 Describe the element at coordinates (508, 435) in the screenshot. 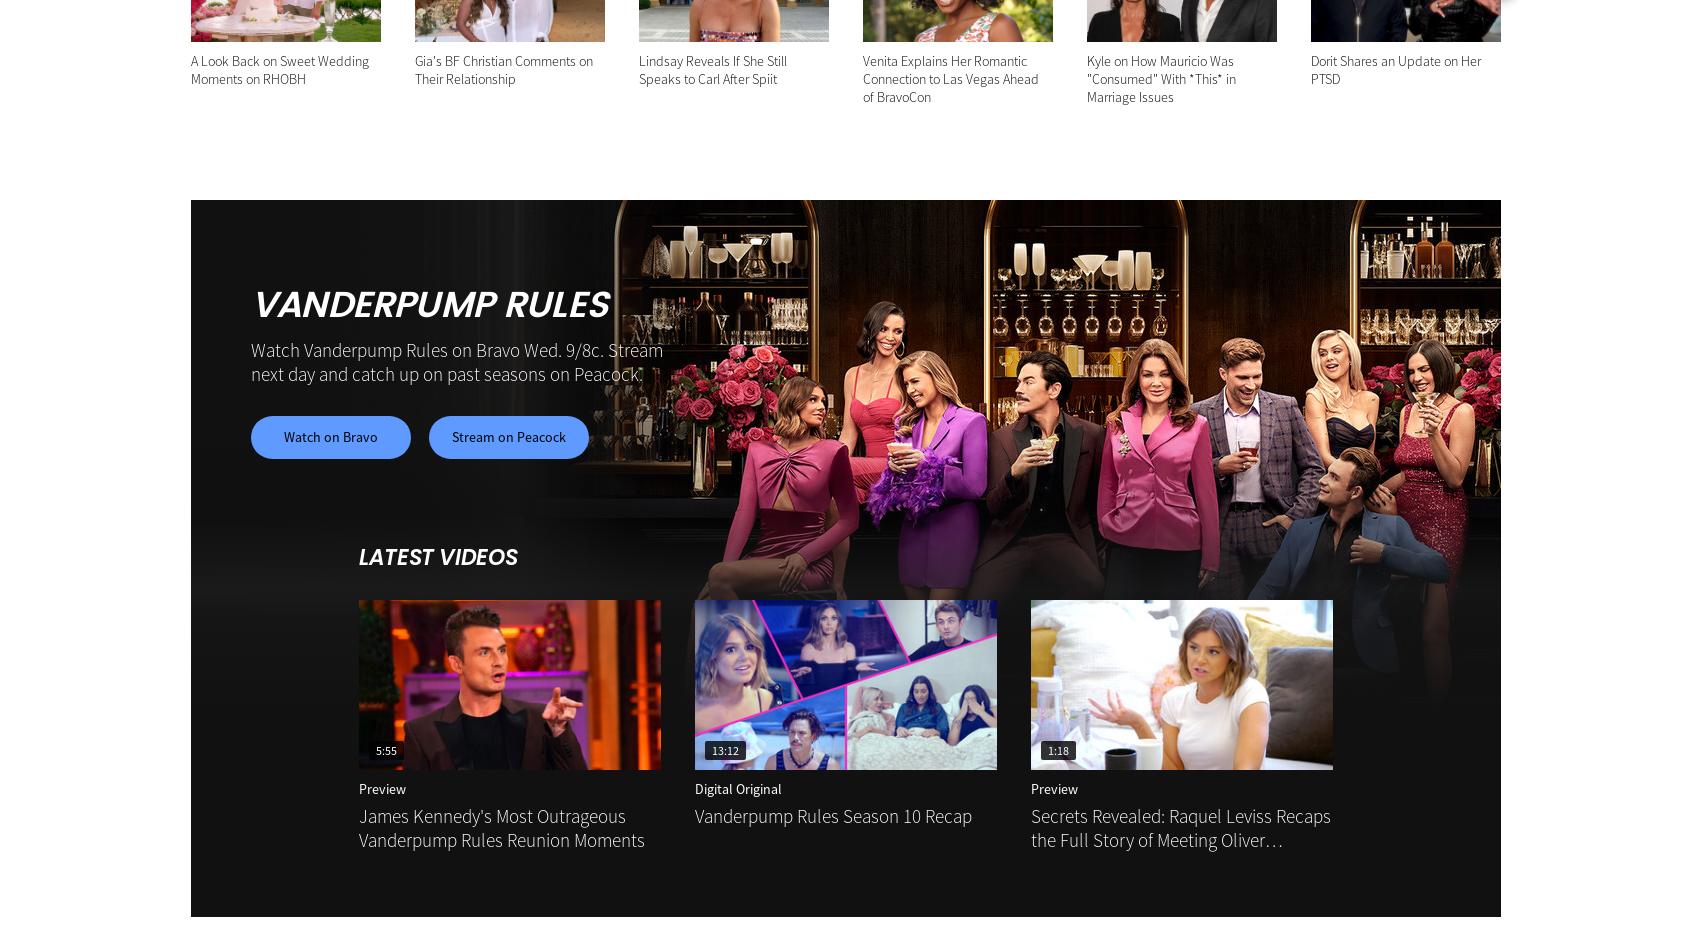

I see `'Stream on Peacock'` at that location.